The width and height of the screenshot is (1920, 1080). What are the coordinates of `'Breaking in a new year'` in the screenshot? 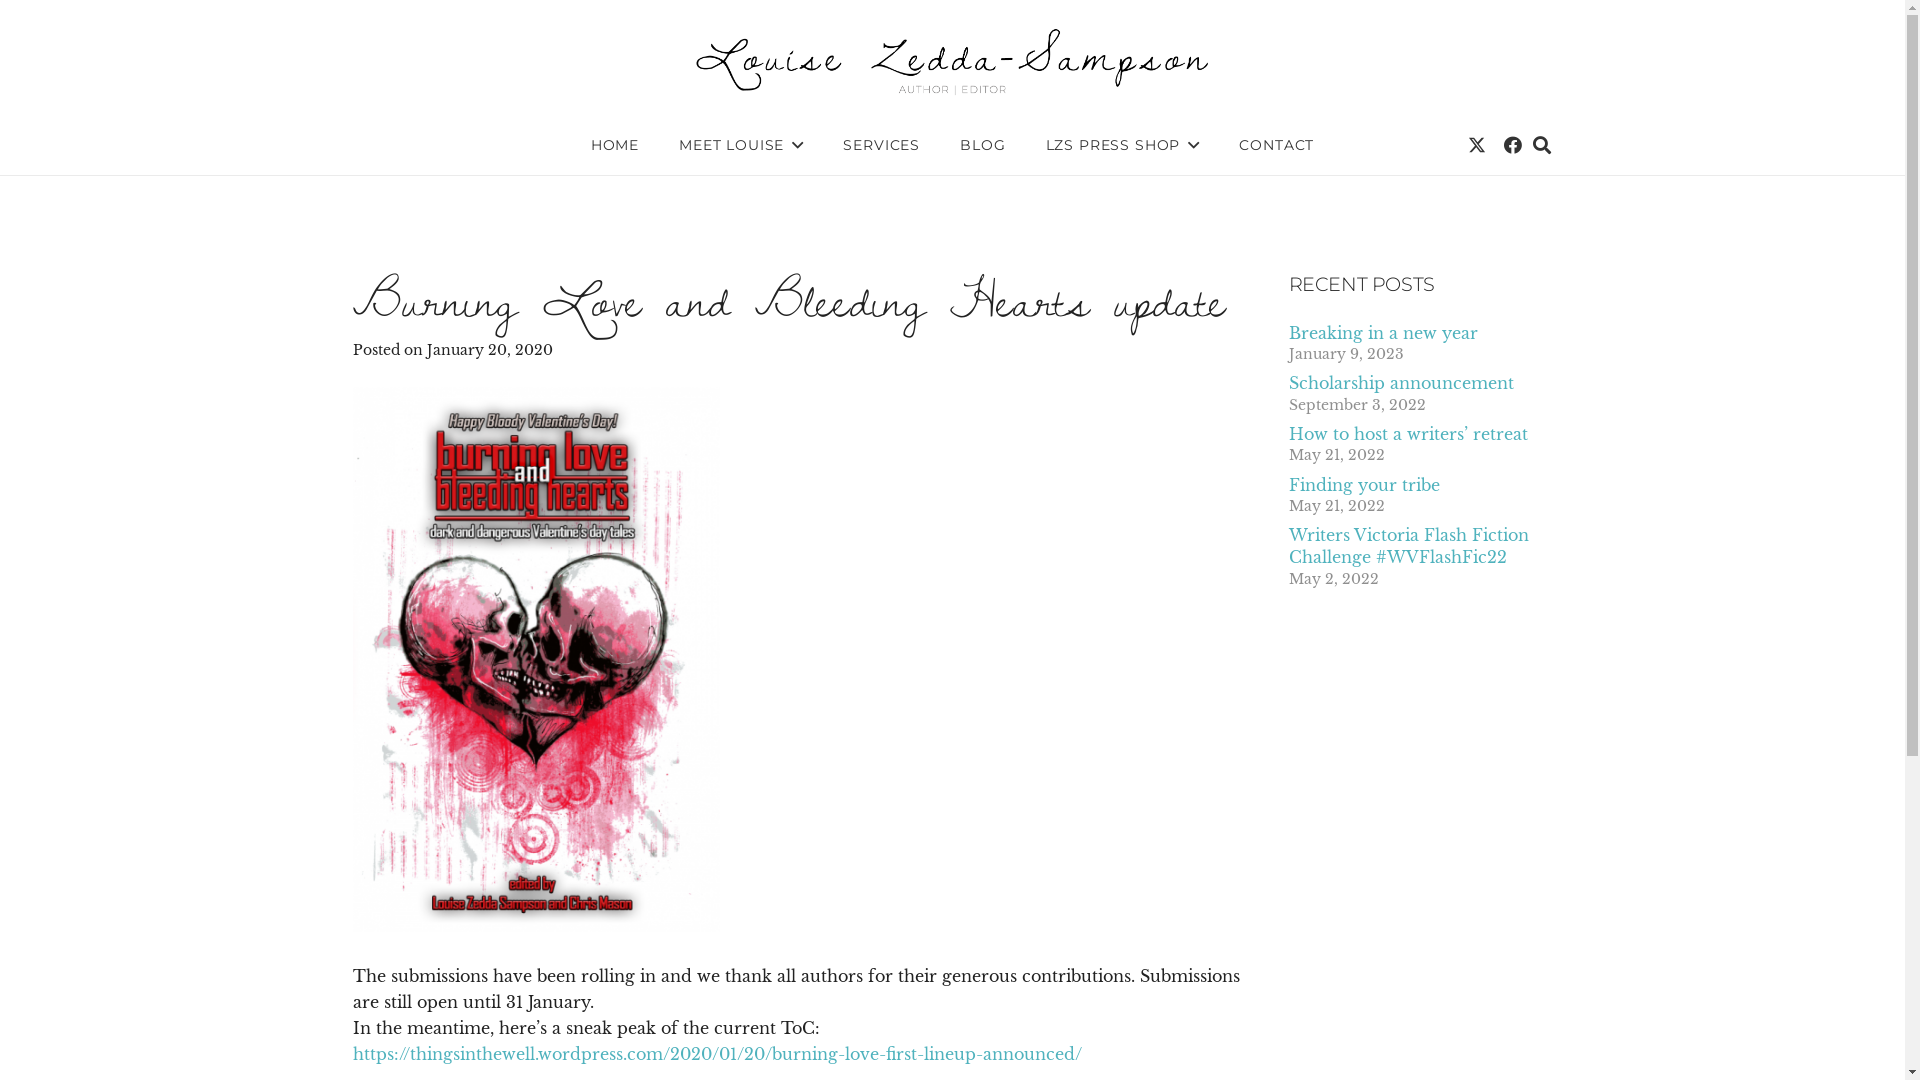 It's located at (1287, 331).